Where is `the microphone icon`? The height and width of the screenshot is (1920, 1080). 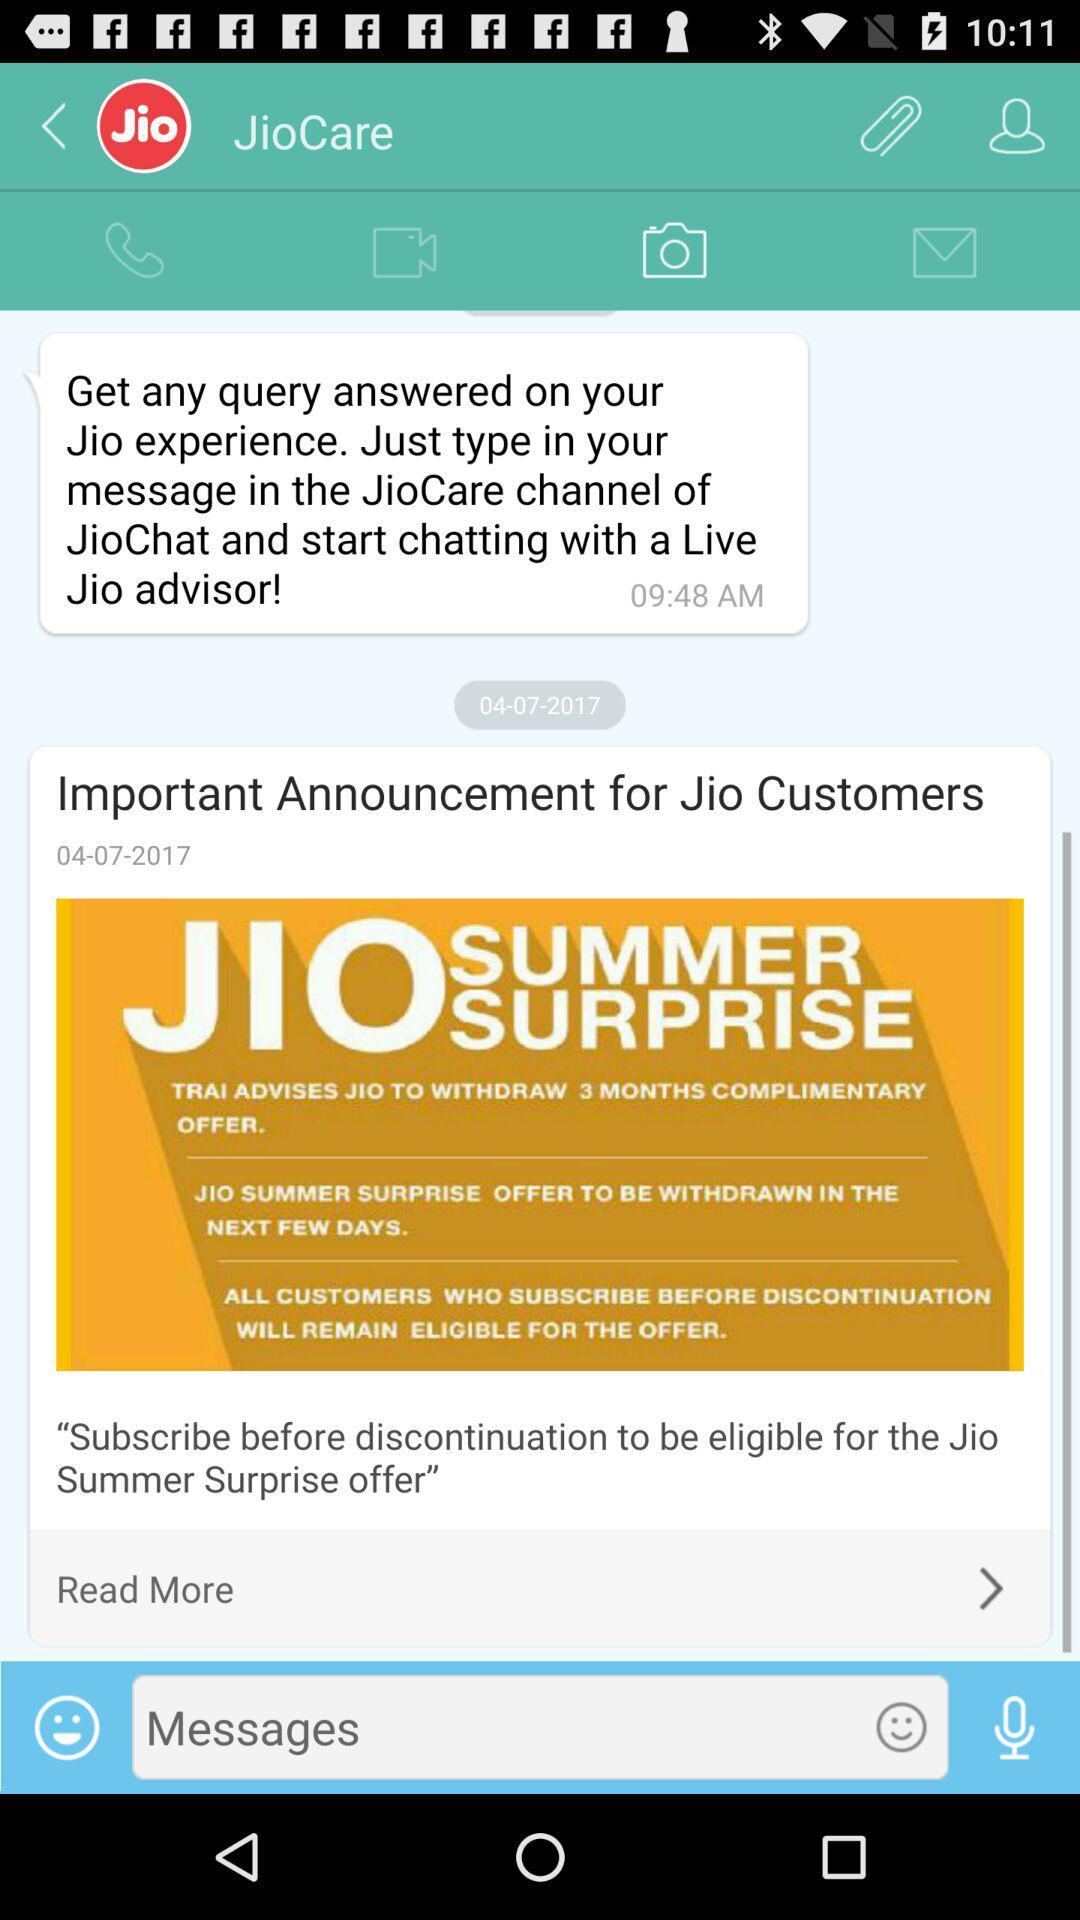 the microphone icon is located at coordinates (1014, 1847).